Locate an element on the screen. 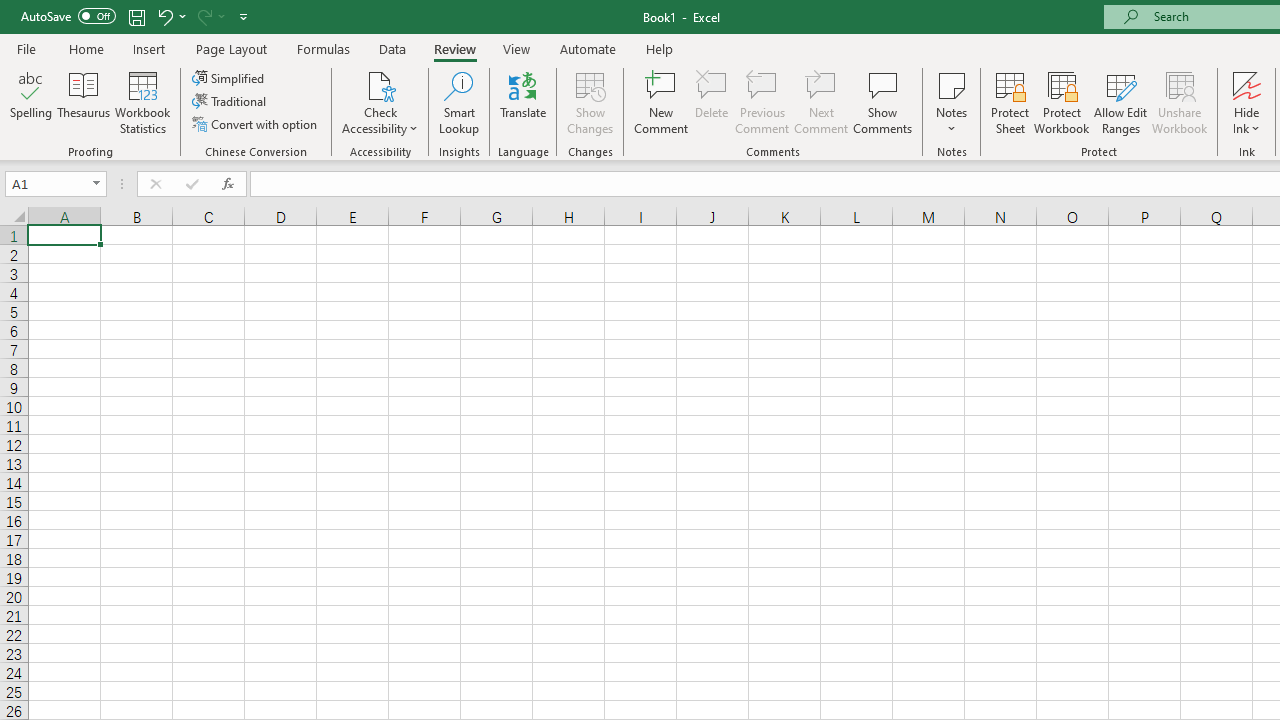 This screenshot has height=720, width=1280. 'Protect Sheet...' is located at coordinates (1010, 103).